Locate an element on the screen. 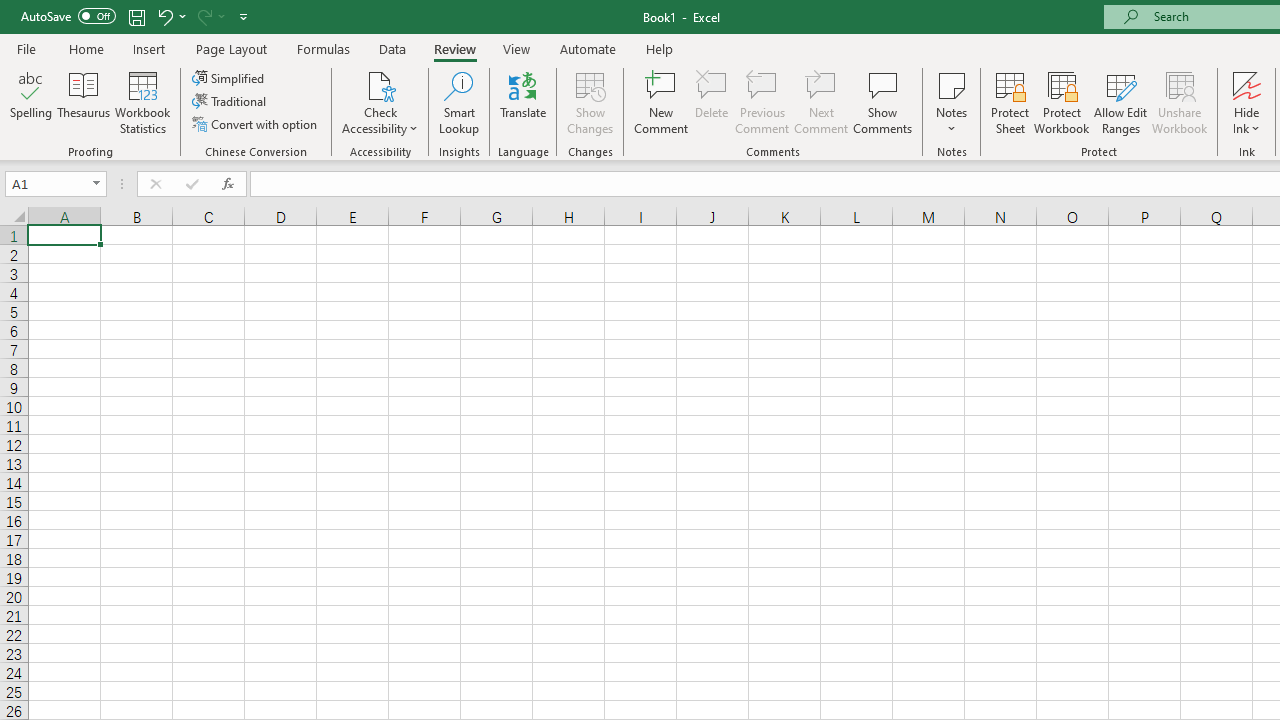 This screenshot has height=720, width=1280. 'Protect Sheet...' is located at coordinates (1010, 103).